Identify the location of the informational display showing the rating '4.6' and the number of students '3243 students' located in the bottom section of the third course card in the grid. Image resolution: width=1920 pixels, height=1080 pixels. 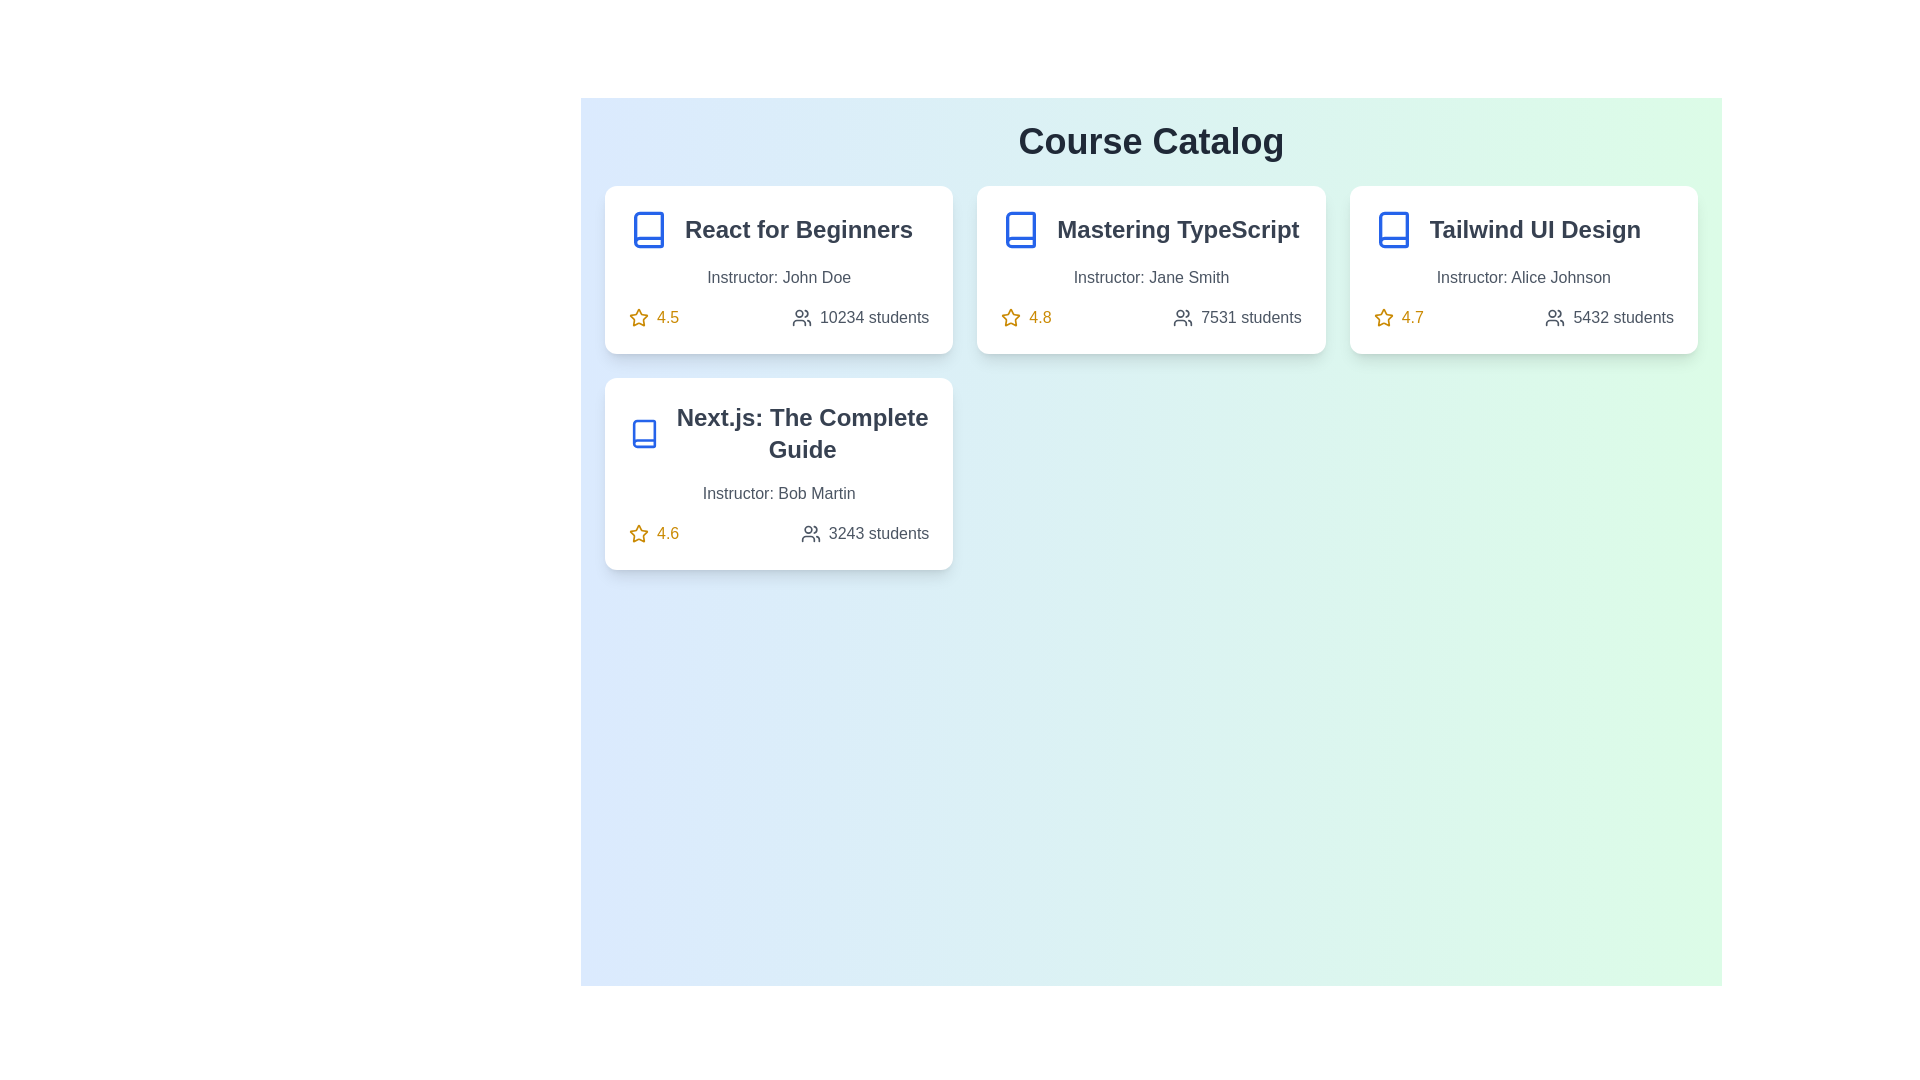
(778, 532).